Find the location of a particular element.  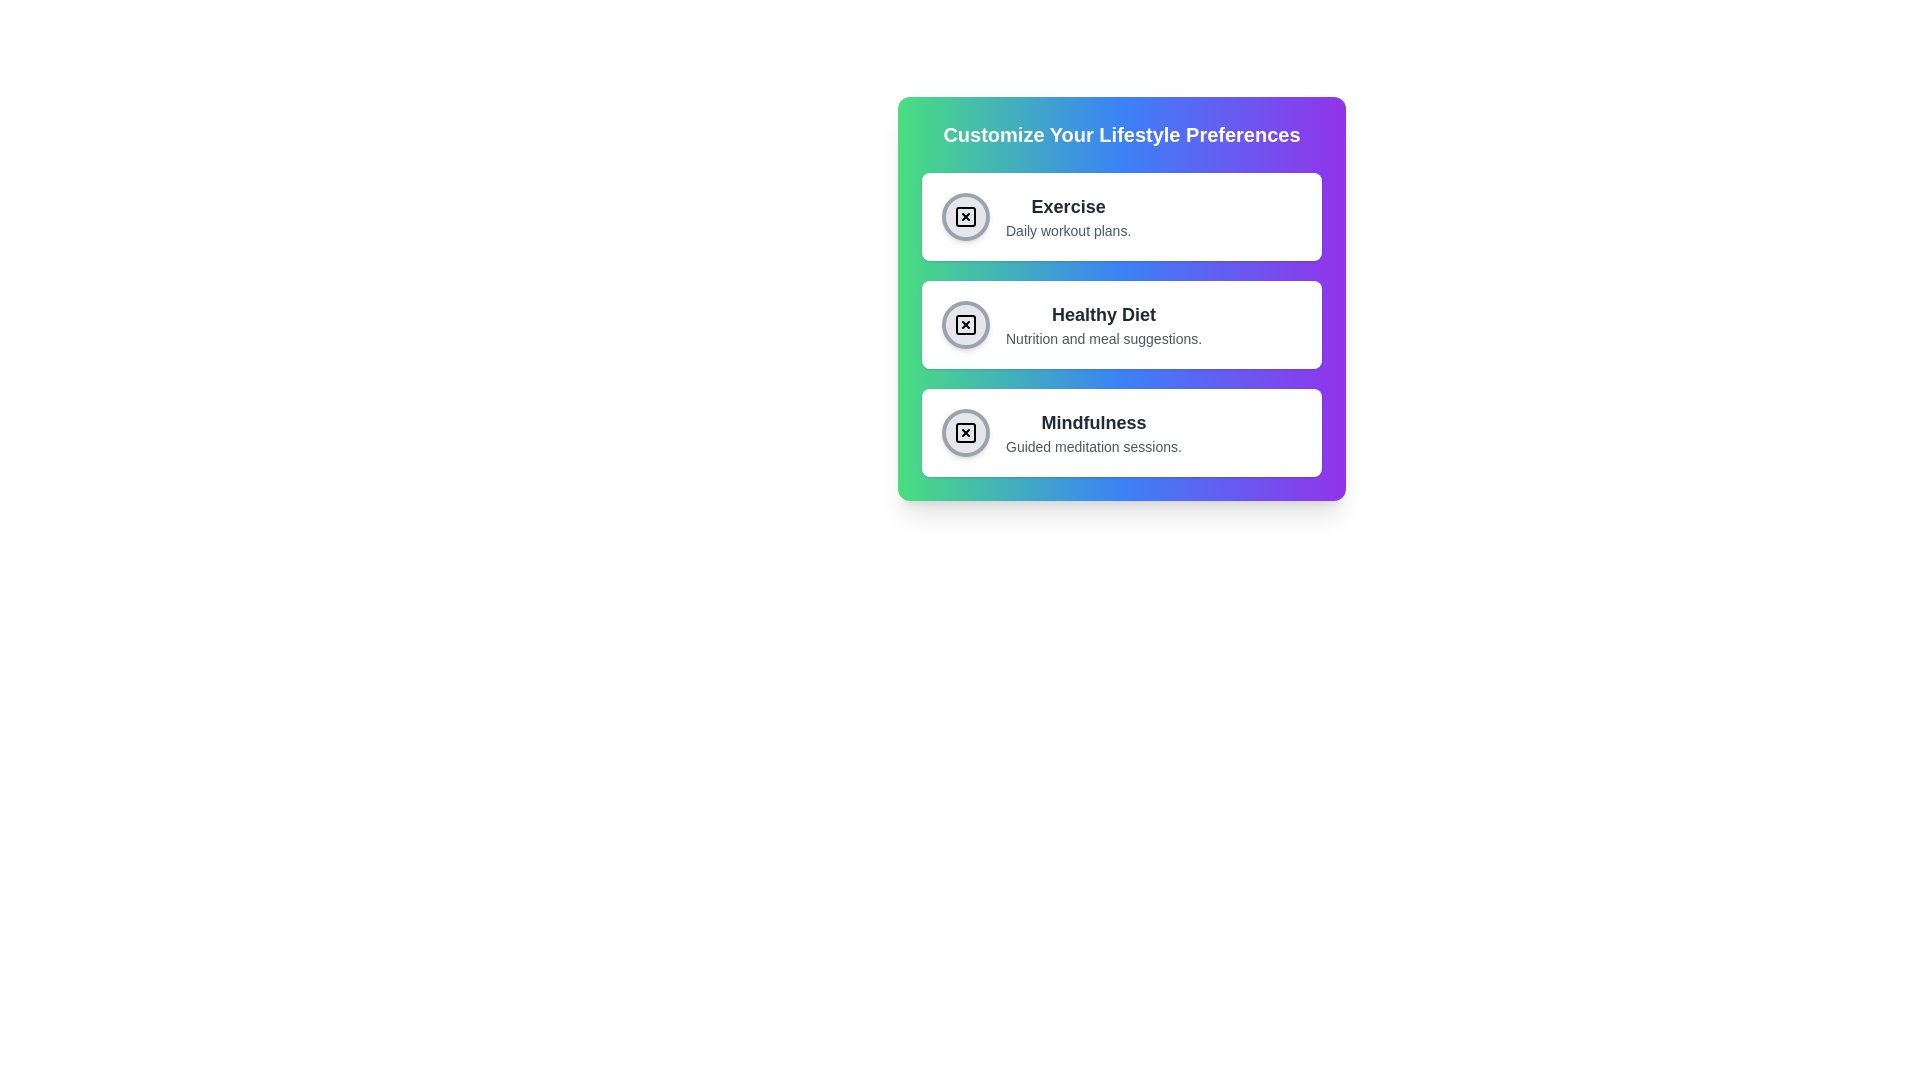

the text block that serves as a descriptor for a section related to exercise, which is located in the topmost card of a vertically stacked list, directly to the right of a circular icon with a bordered style is located at coordinates (1067, 216).